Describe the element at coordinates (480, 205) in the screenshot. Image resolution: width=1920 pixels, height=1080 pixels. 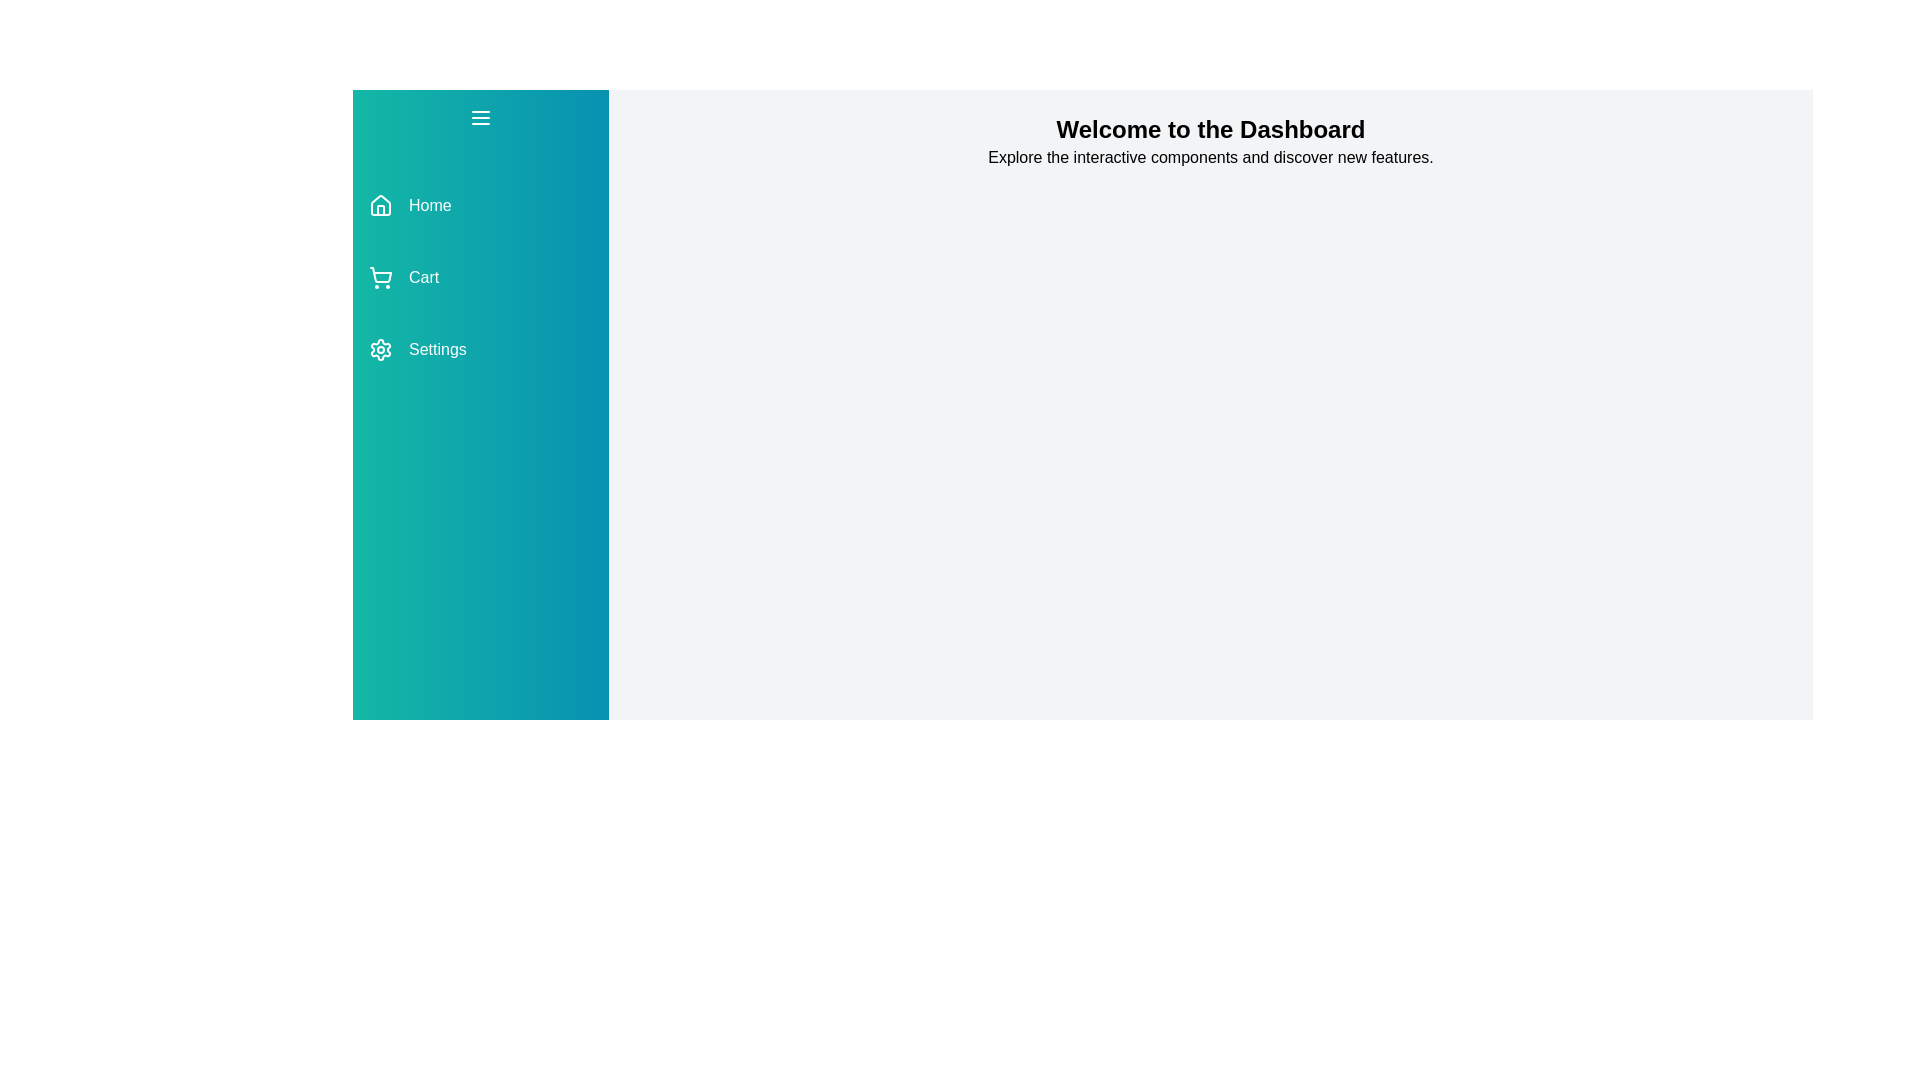
I see `the menu item labeled Home` at that location.